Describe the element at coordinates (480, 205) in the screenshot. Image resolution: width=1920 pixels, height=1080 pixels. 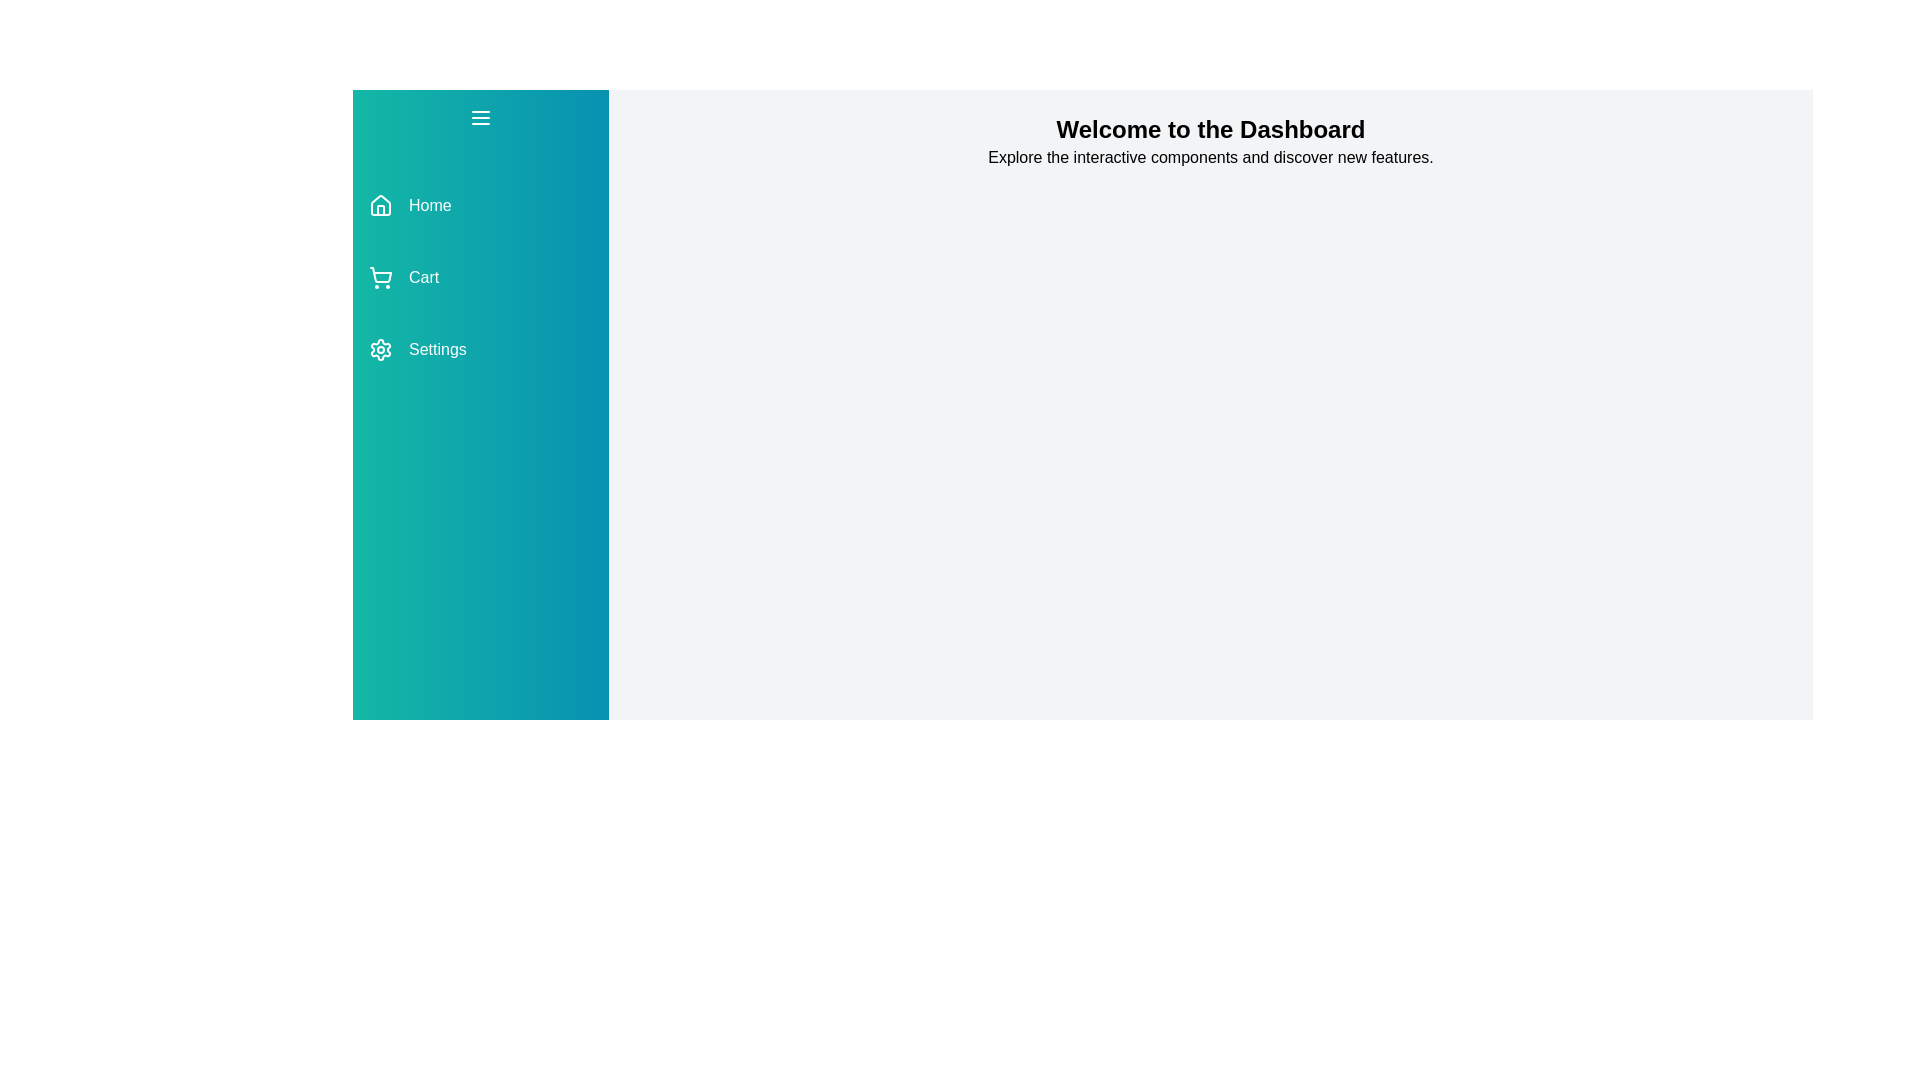
I see `the menu item labeled Home` at that location.